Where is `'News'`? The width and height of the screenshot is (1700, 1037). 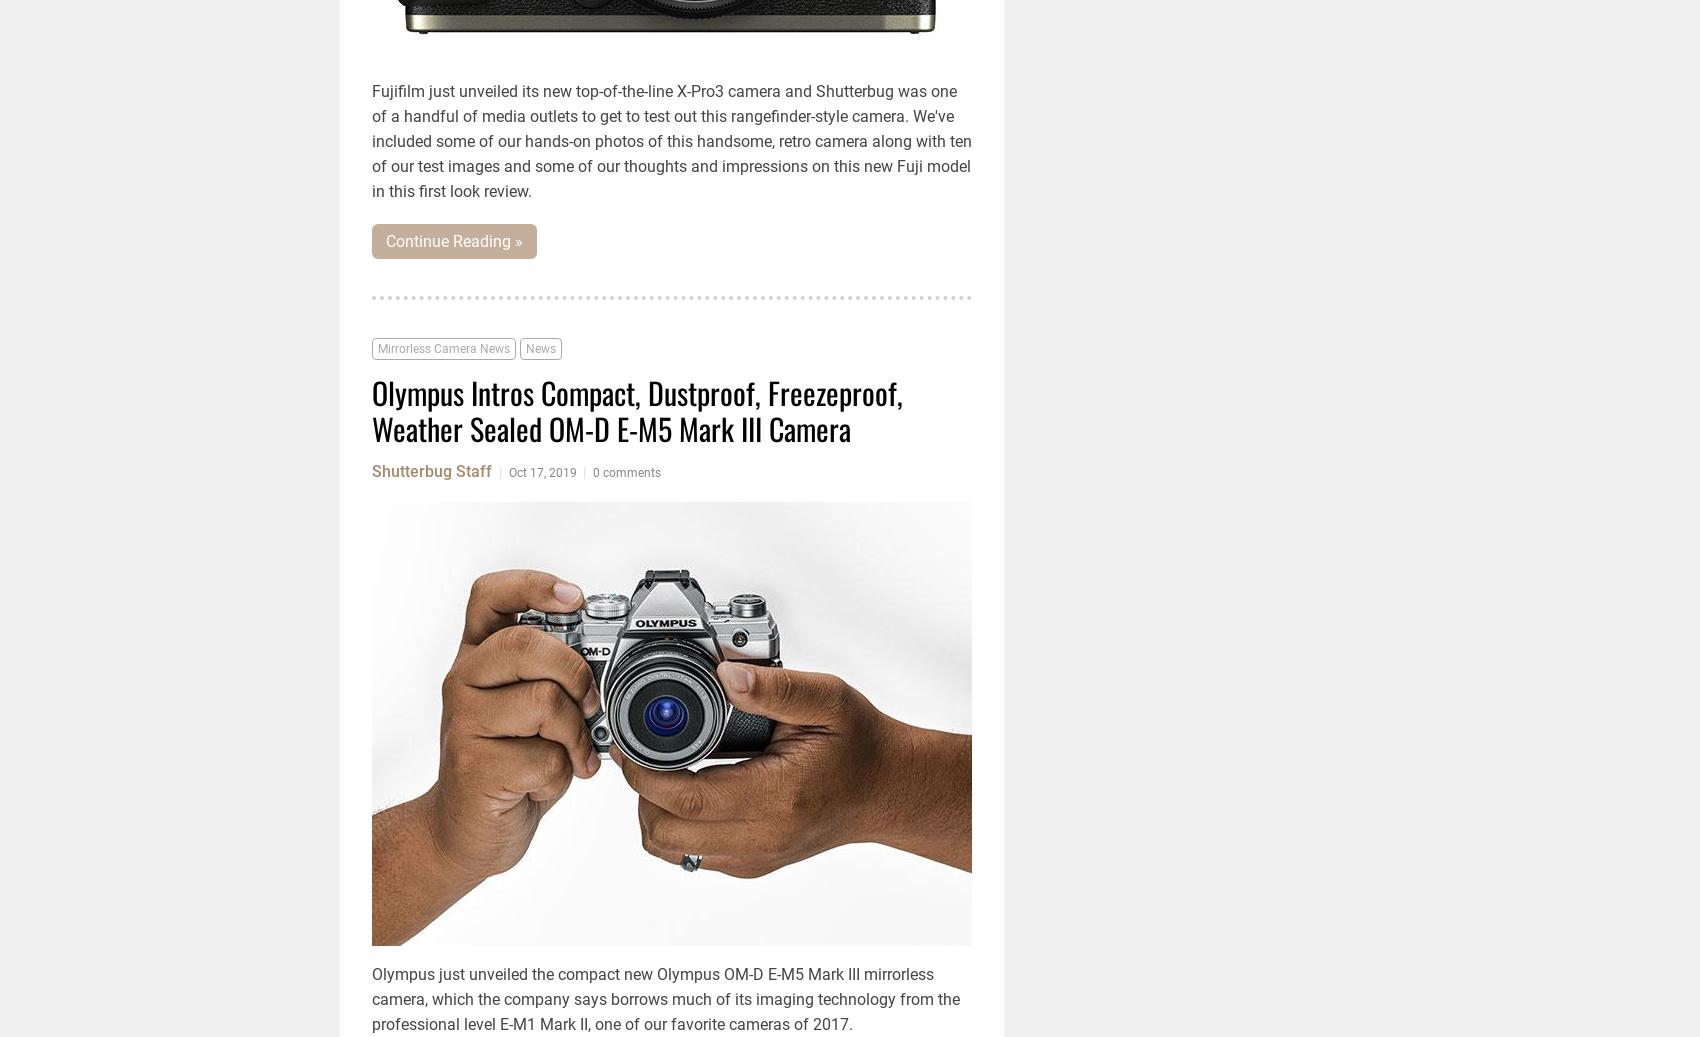
'News' is located at coordinates (539, 347).